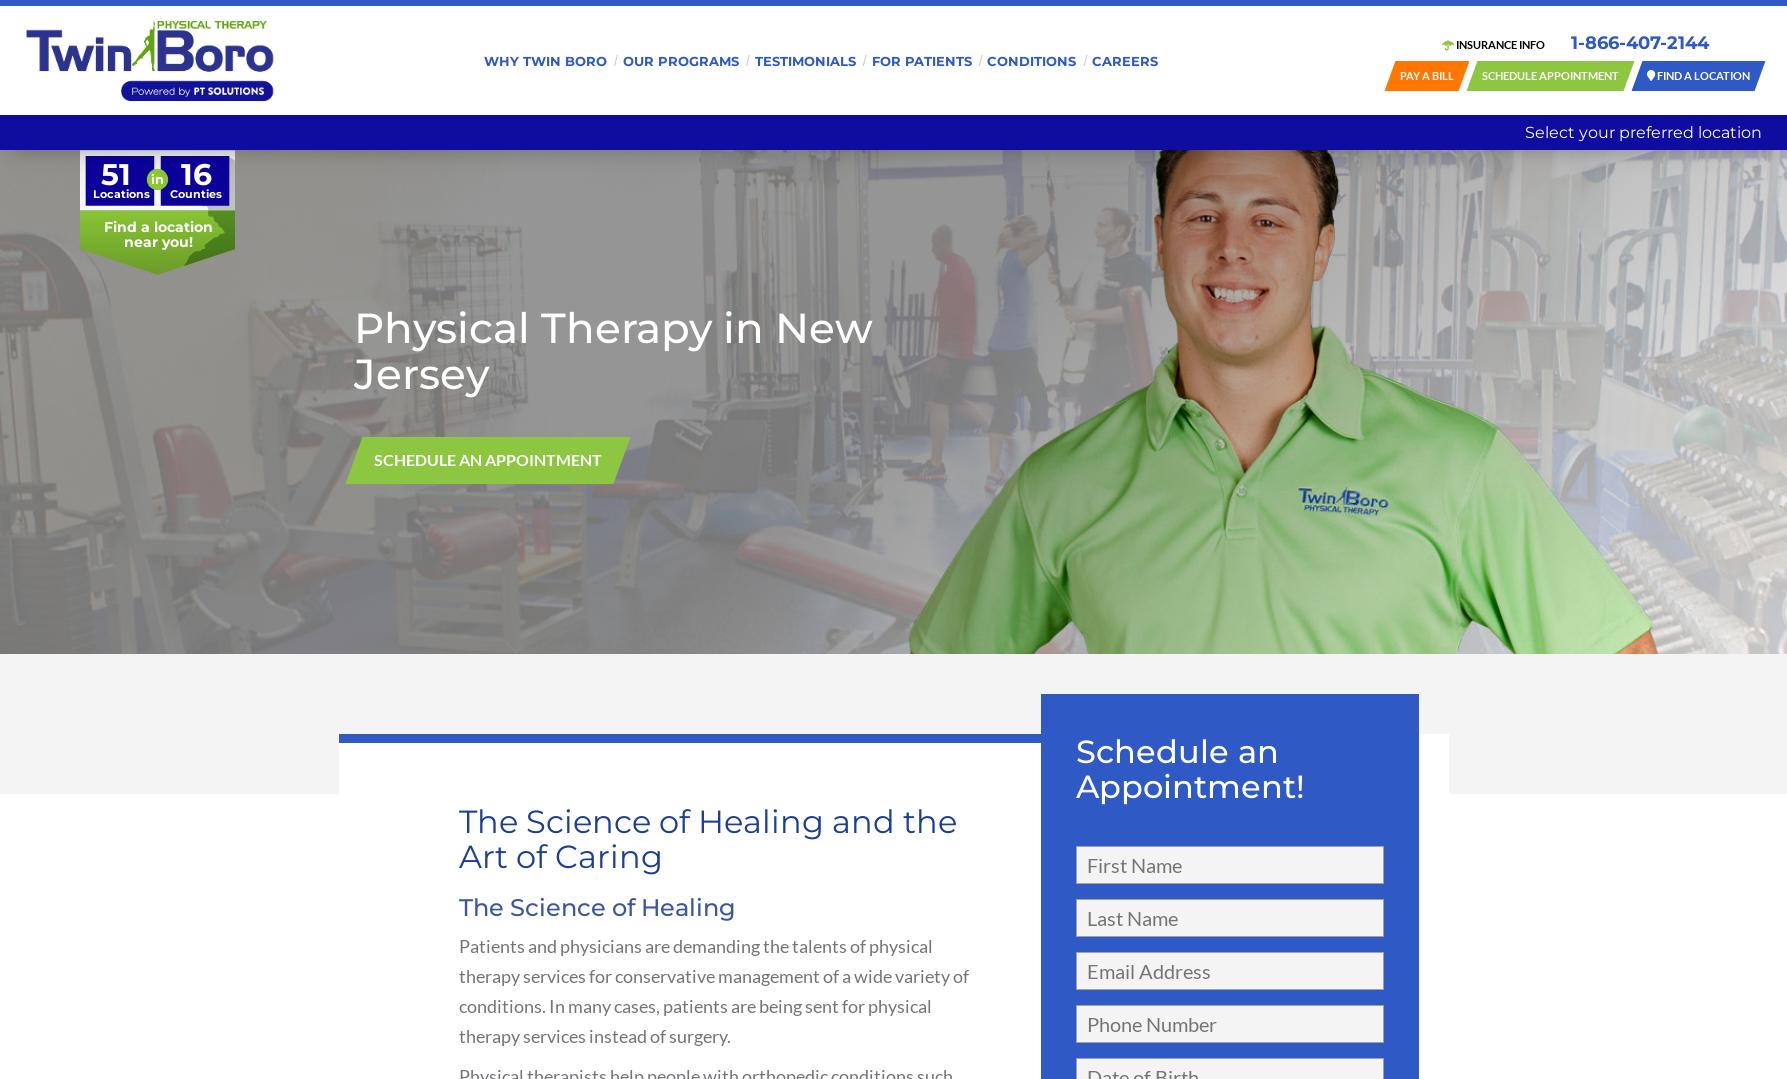 The width and height of the screenshot is (1787, 1079). Describe the element at coordinates (100, 174) in the screenshot. I see `'51'` at that location.